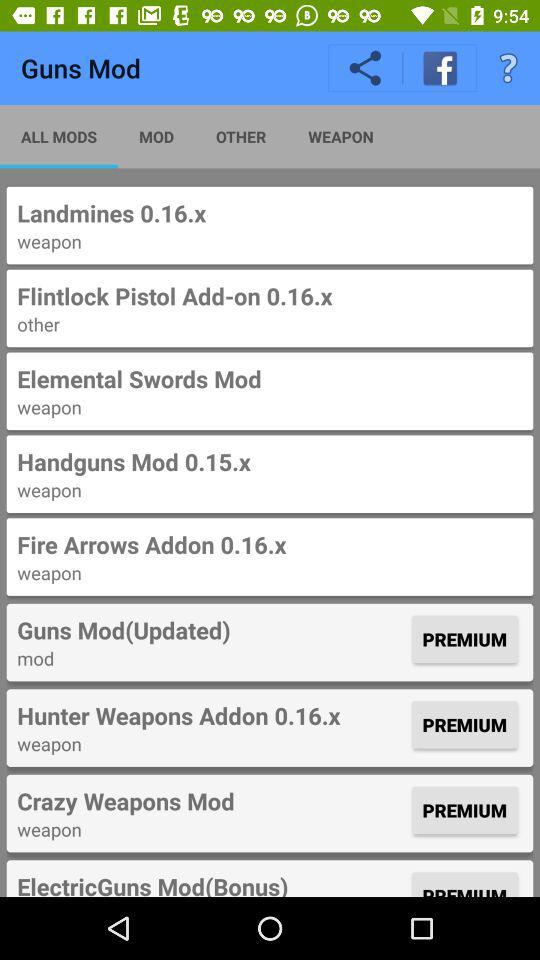 The image size is (540, 960). Describe the element at coordinates (59, 135) in the screenshot. I see `the app below the guns mod icon` at that location.